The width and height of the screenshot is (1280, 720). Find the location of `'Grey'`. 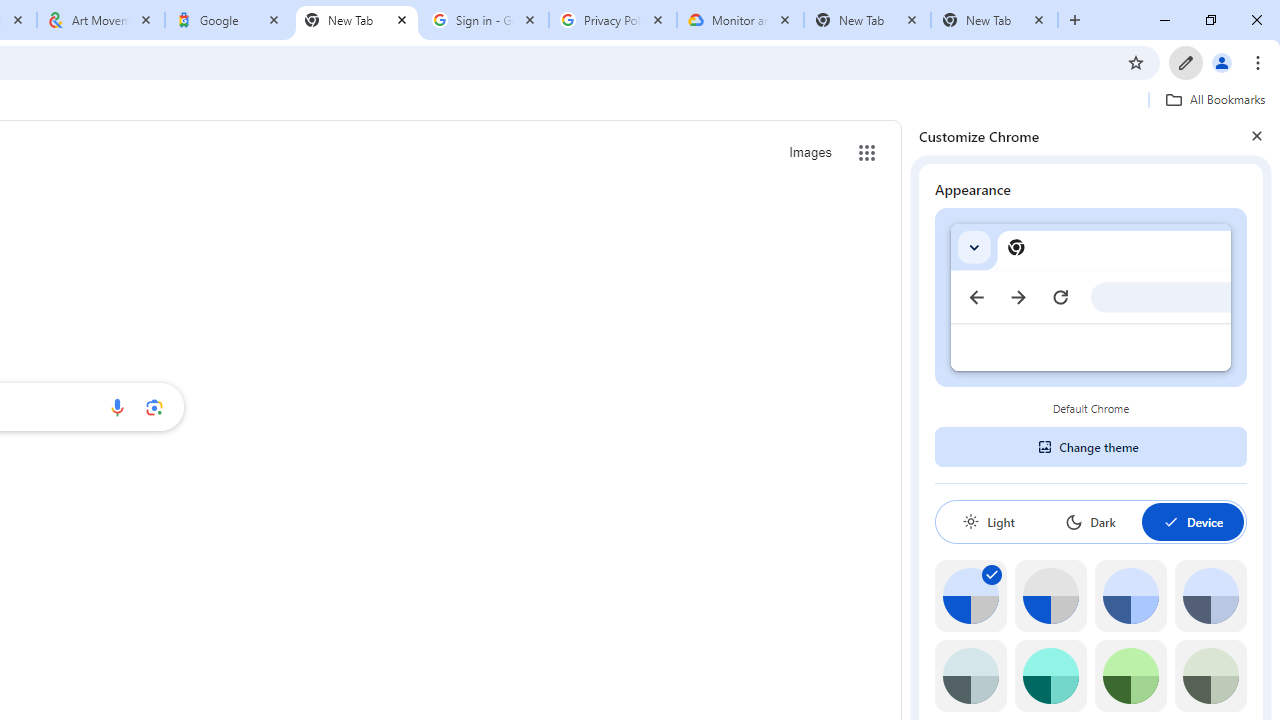

'Grey' is located at coordinates (970, 675).